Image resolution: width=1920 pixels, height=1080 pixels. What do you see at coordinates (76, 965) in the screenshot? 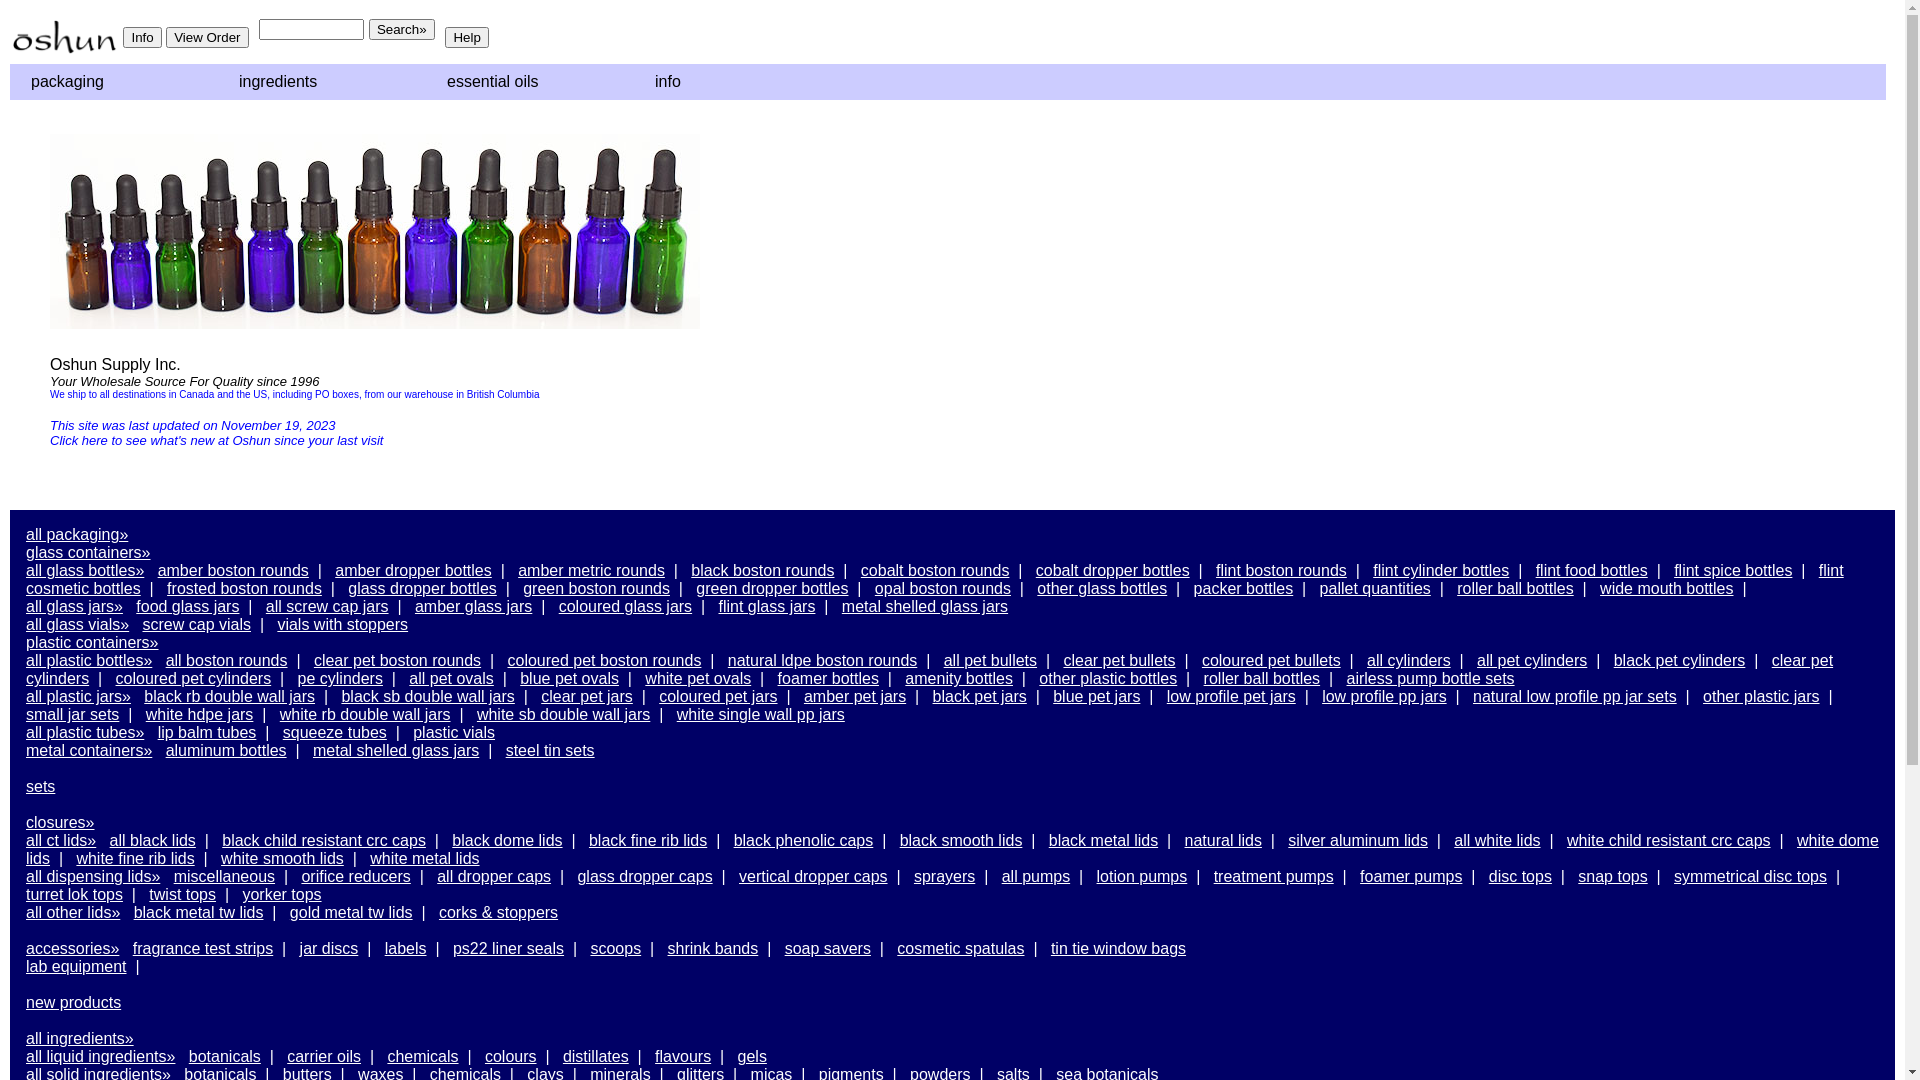
I see `'lab equipment'` at bounding box center [76, 965].